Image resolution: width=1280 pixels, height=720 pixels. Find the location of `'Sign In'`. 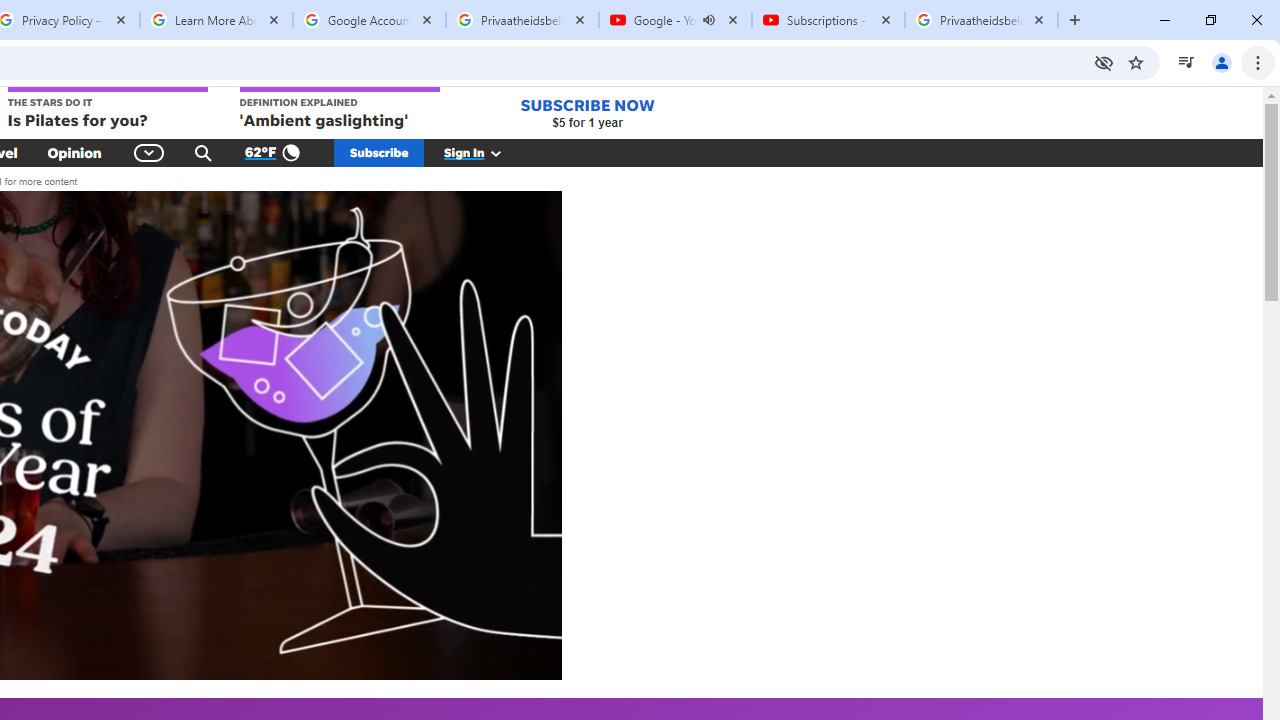

'Sign In' is located at coordinates (483, 152).